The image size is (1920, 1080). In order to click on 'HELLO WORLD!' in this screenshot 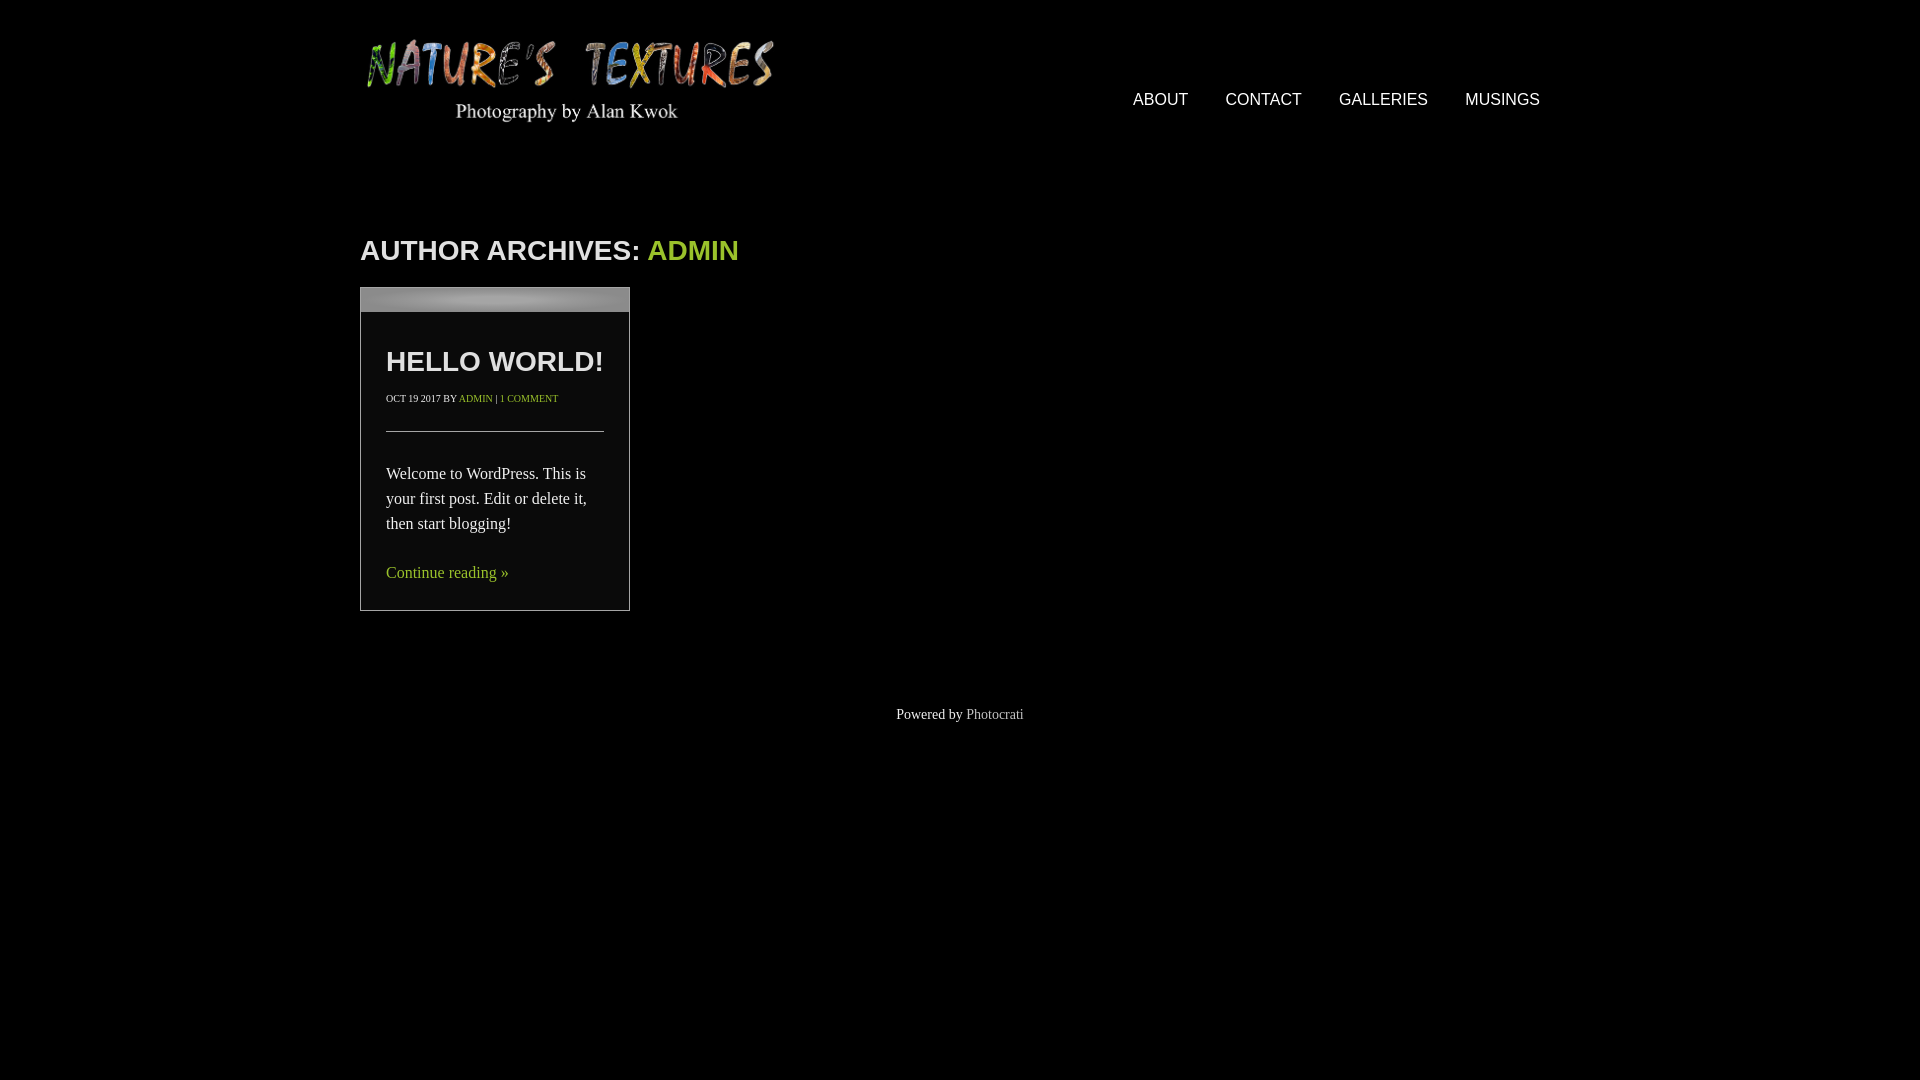, I will do `click(494, 361)`.